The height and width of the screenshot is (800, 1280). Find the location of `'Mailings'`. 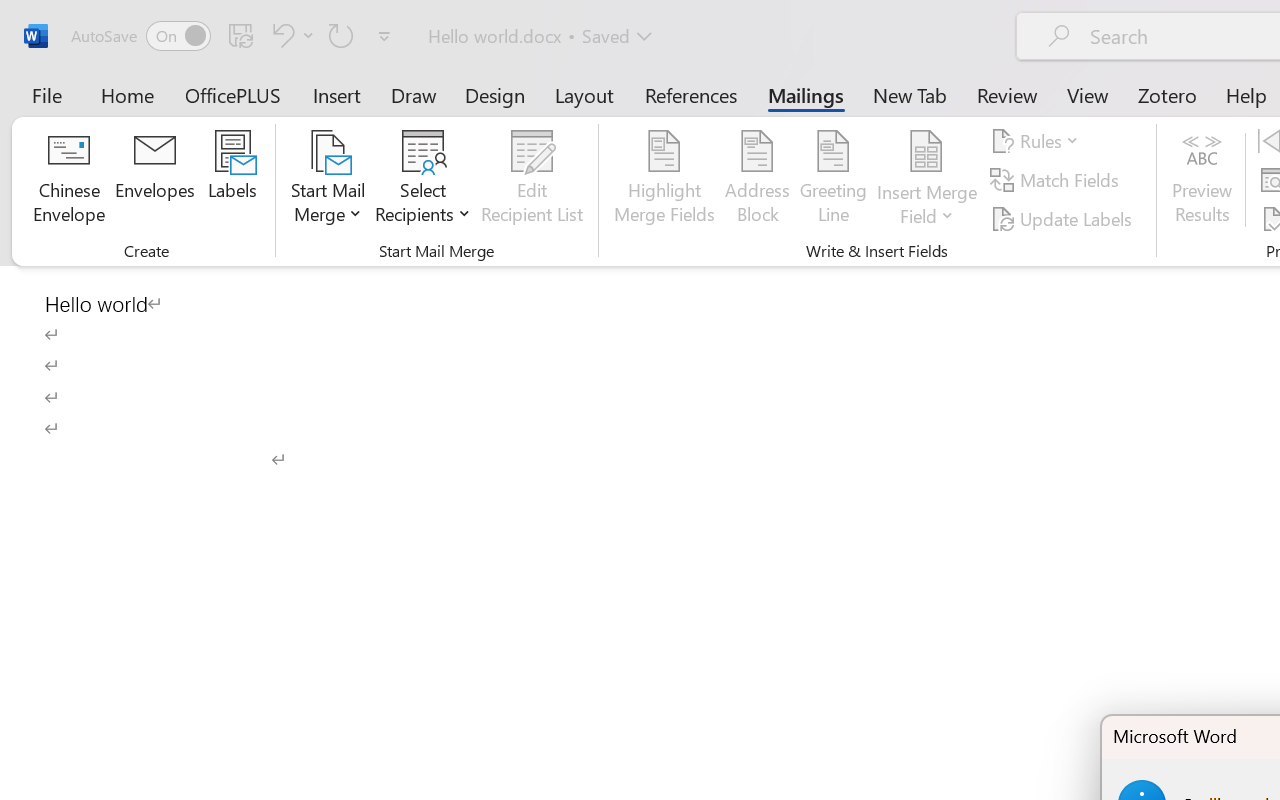

'Mailings' is located at coordinates (806, 94).